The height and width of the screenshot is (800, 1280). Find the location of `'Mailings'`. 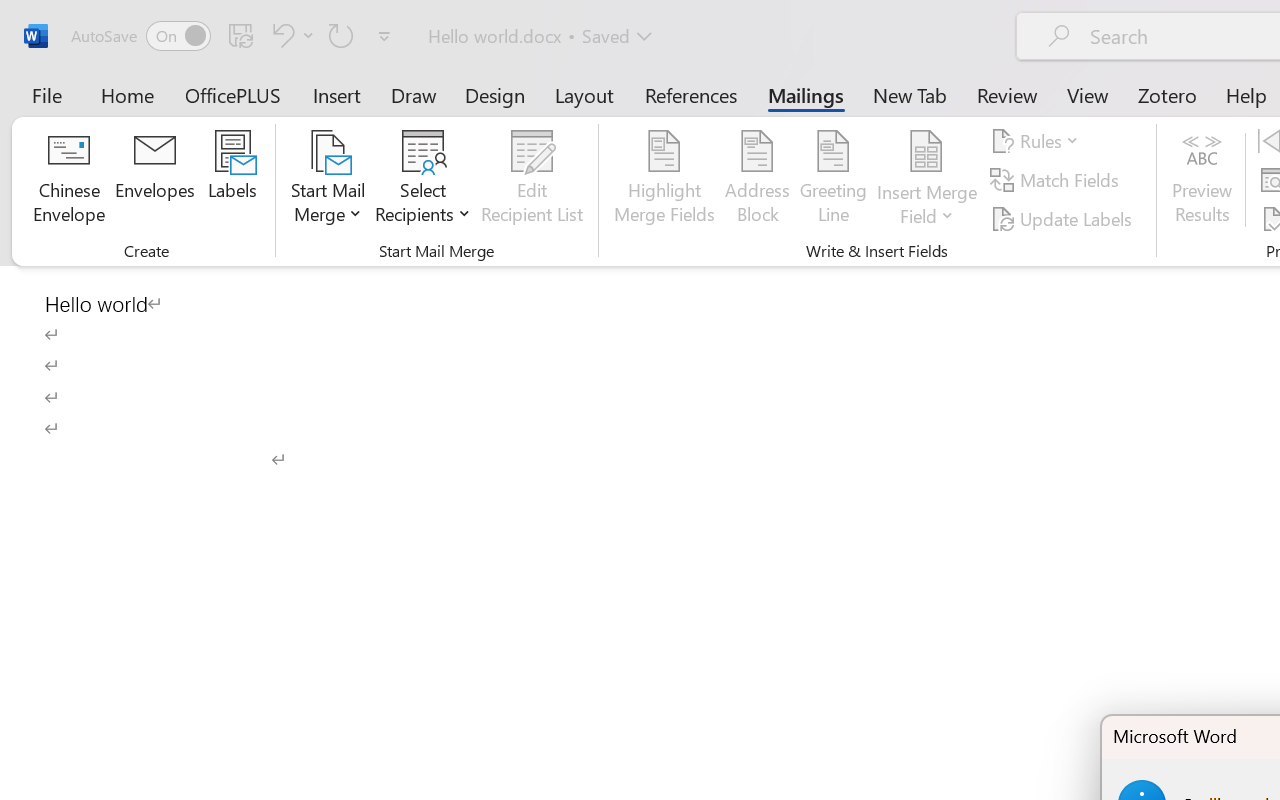

'Mailings' is located at coordinates (806, 94).